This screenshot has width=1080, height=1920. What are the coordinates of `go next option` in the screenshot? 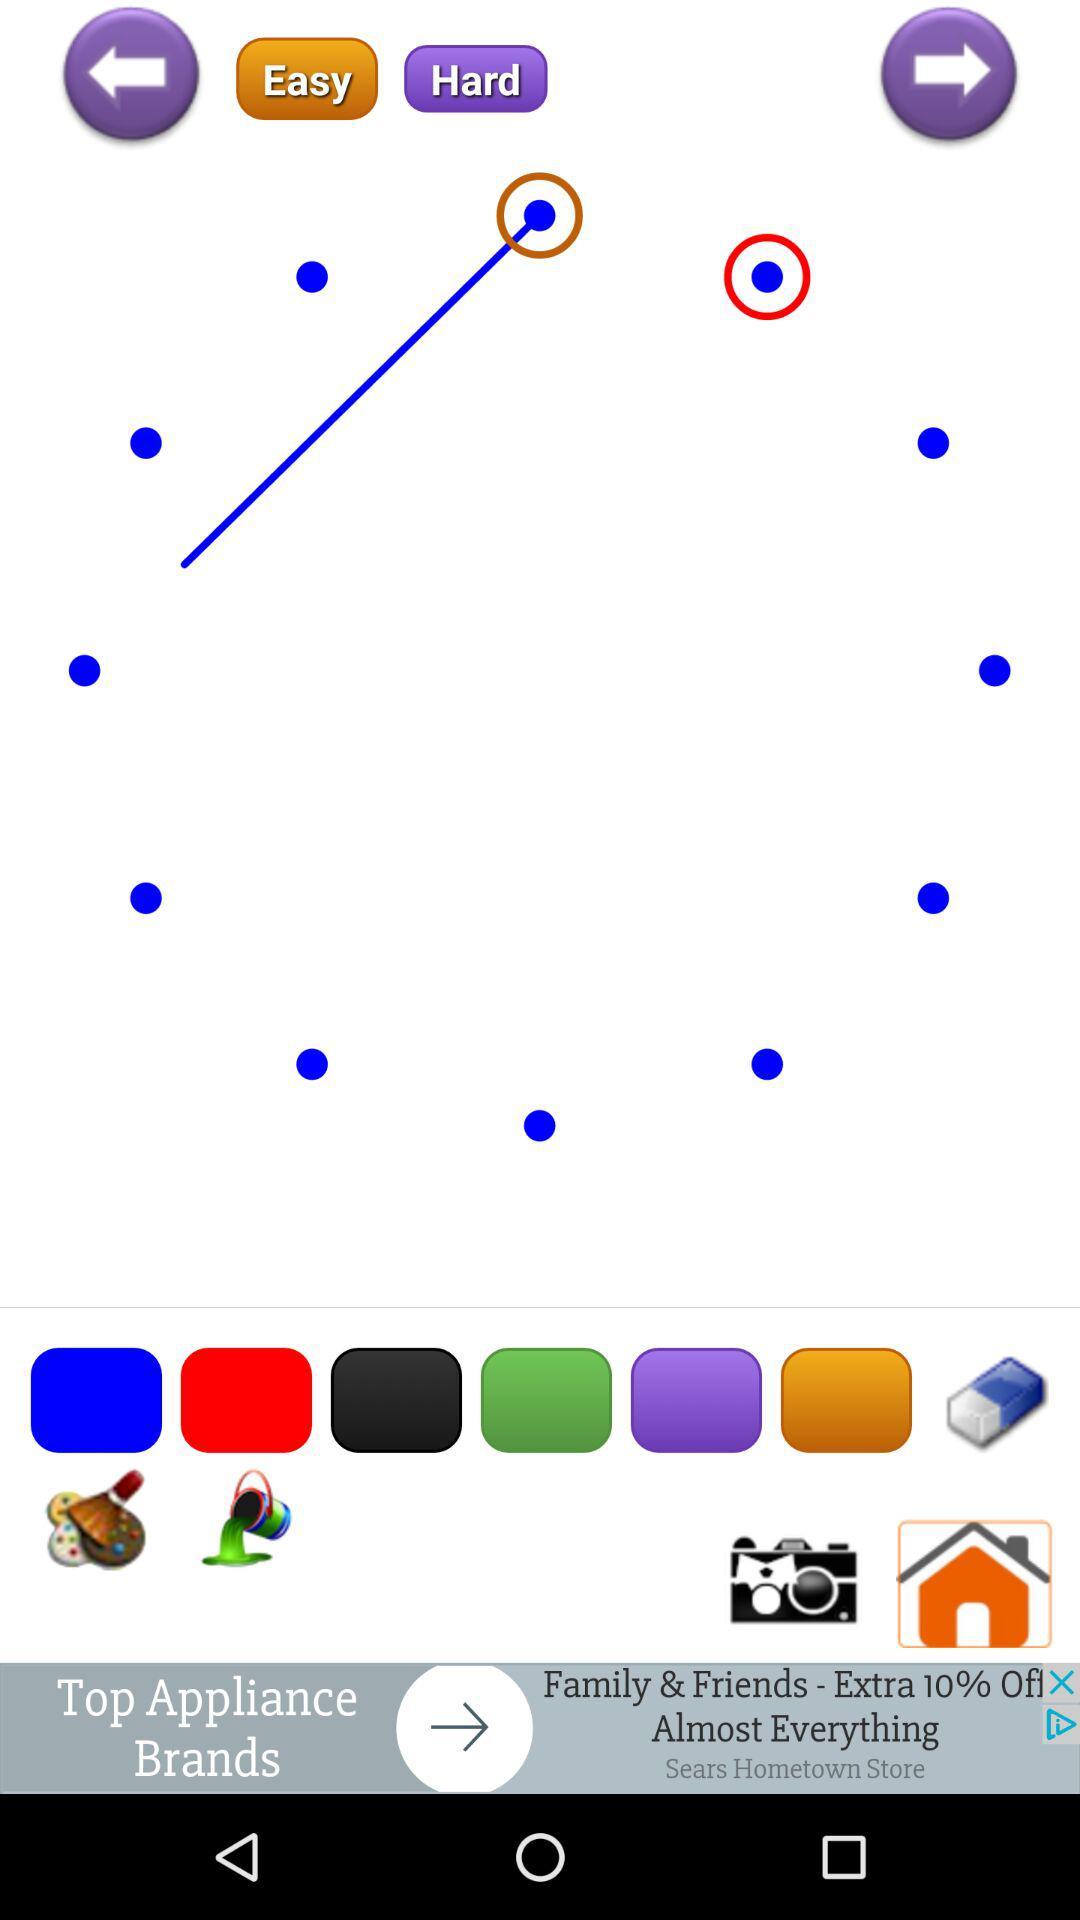 It's located at (947, 78).